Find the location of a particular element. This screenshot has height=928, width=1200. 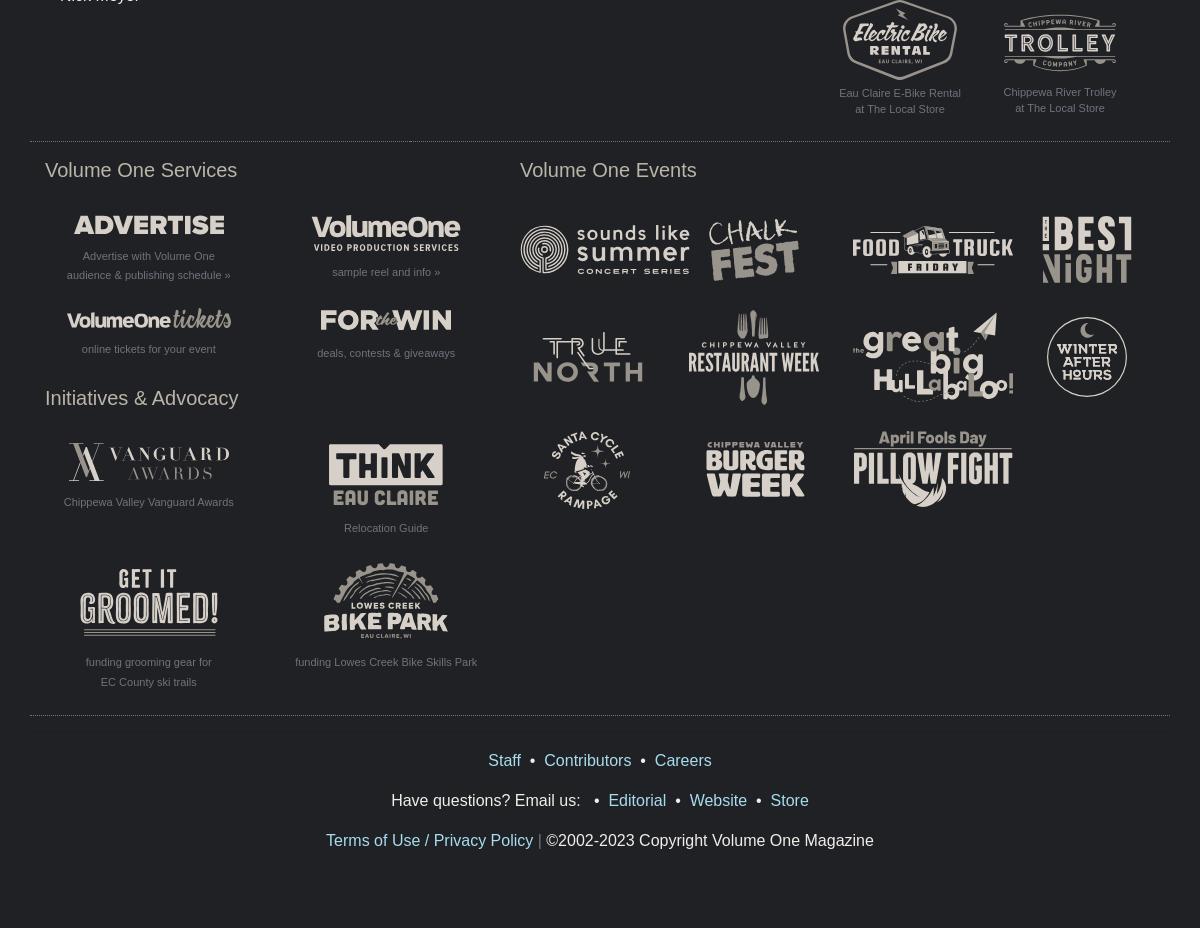

'Volume One Services' is located at coordinates (141, 168).